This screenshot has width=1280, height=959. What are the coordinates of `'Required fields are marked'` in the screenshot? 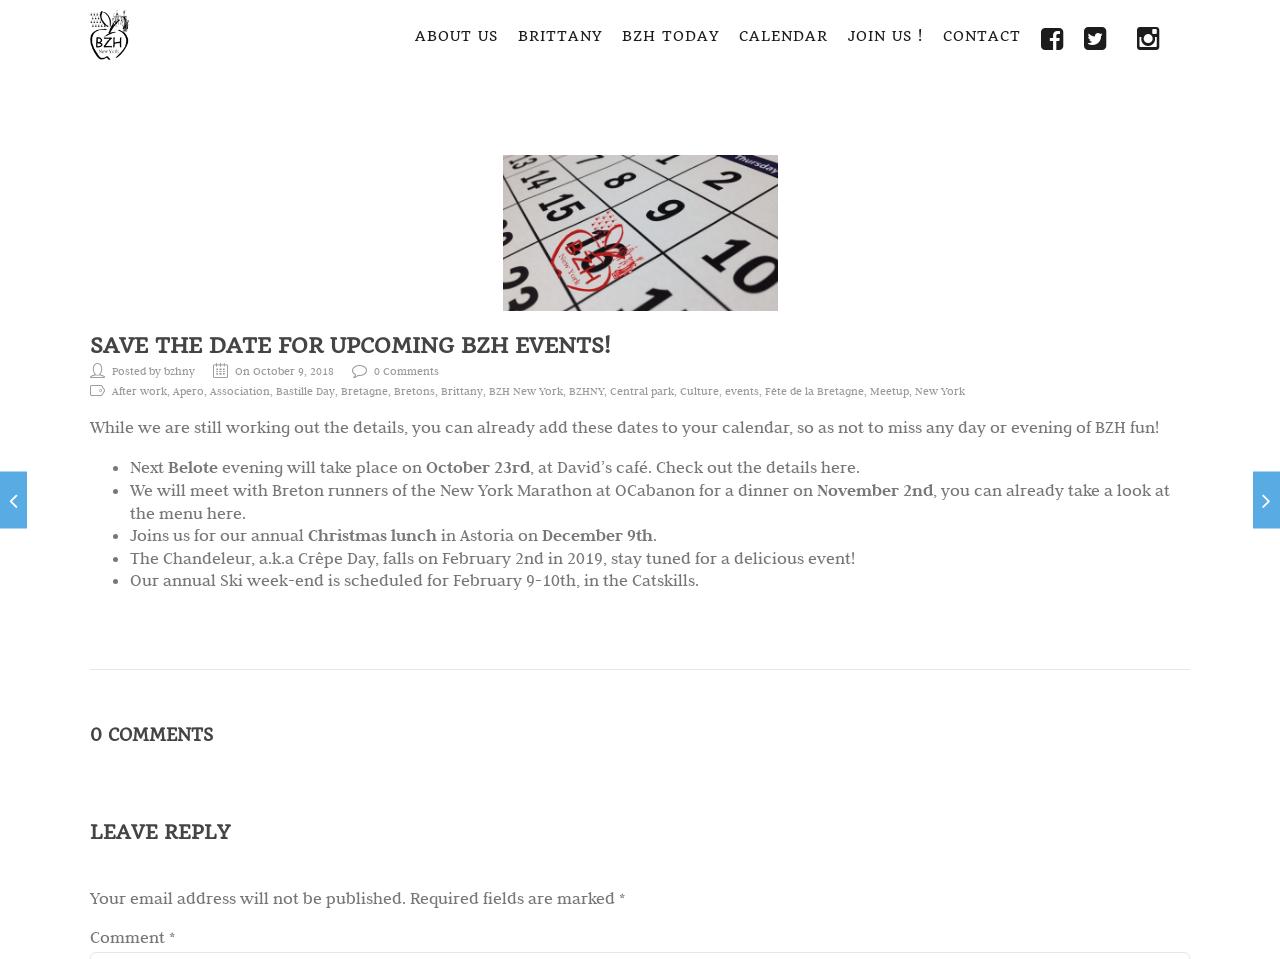 It's located at (514, 896).